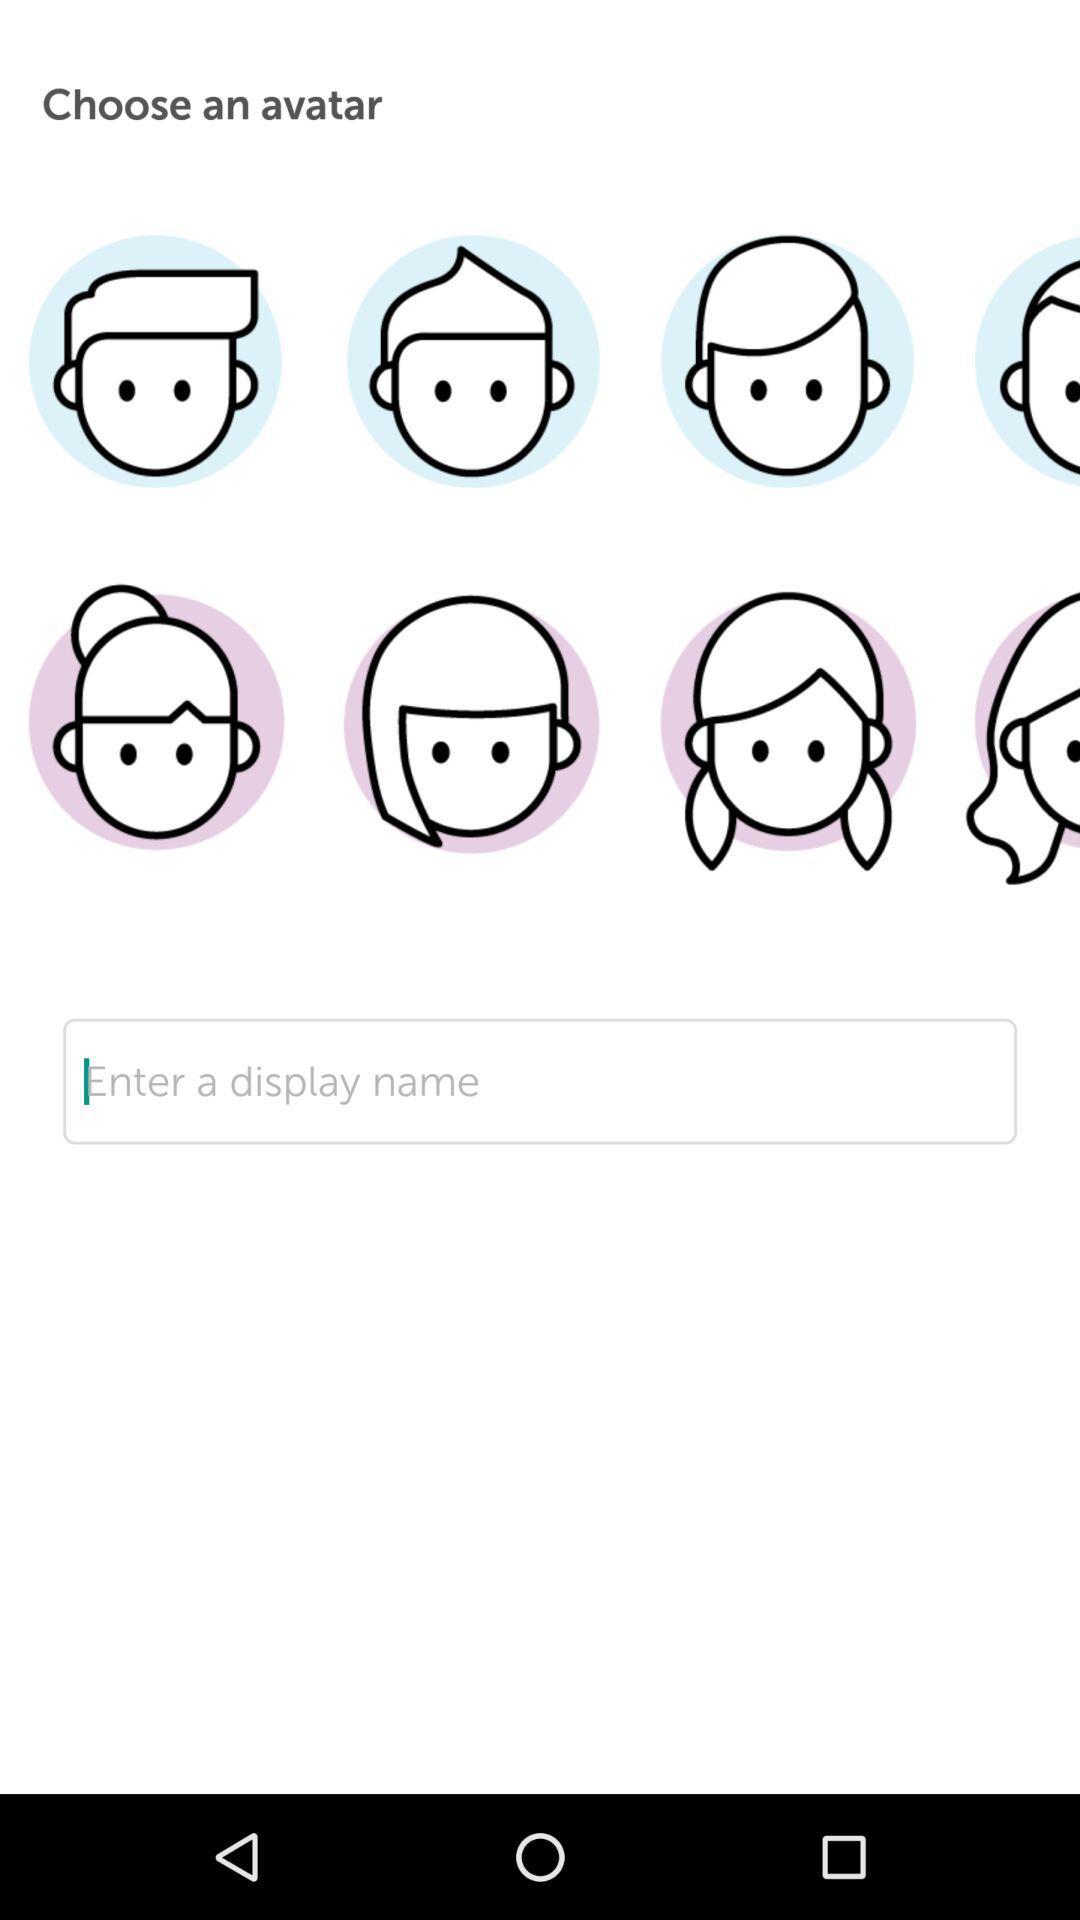 The height and width of the screenshot is (1920, 1080). I want to click on chooses the avatar, so click(156, 752).